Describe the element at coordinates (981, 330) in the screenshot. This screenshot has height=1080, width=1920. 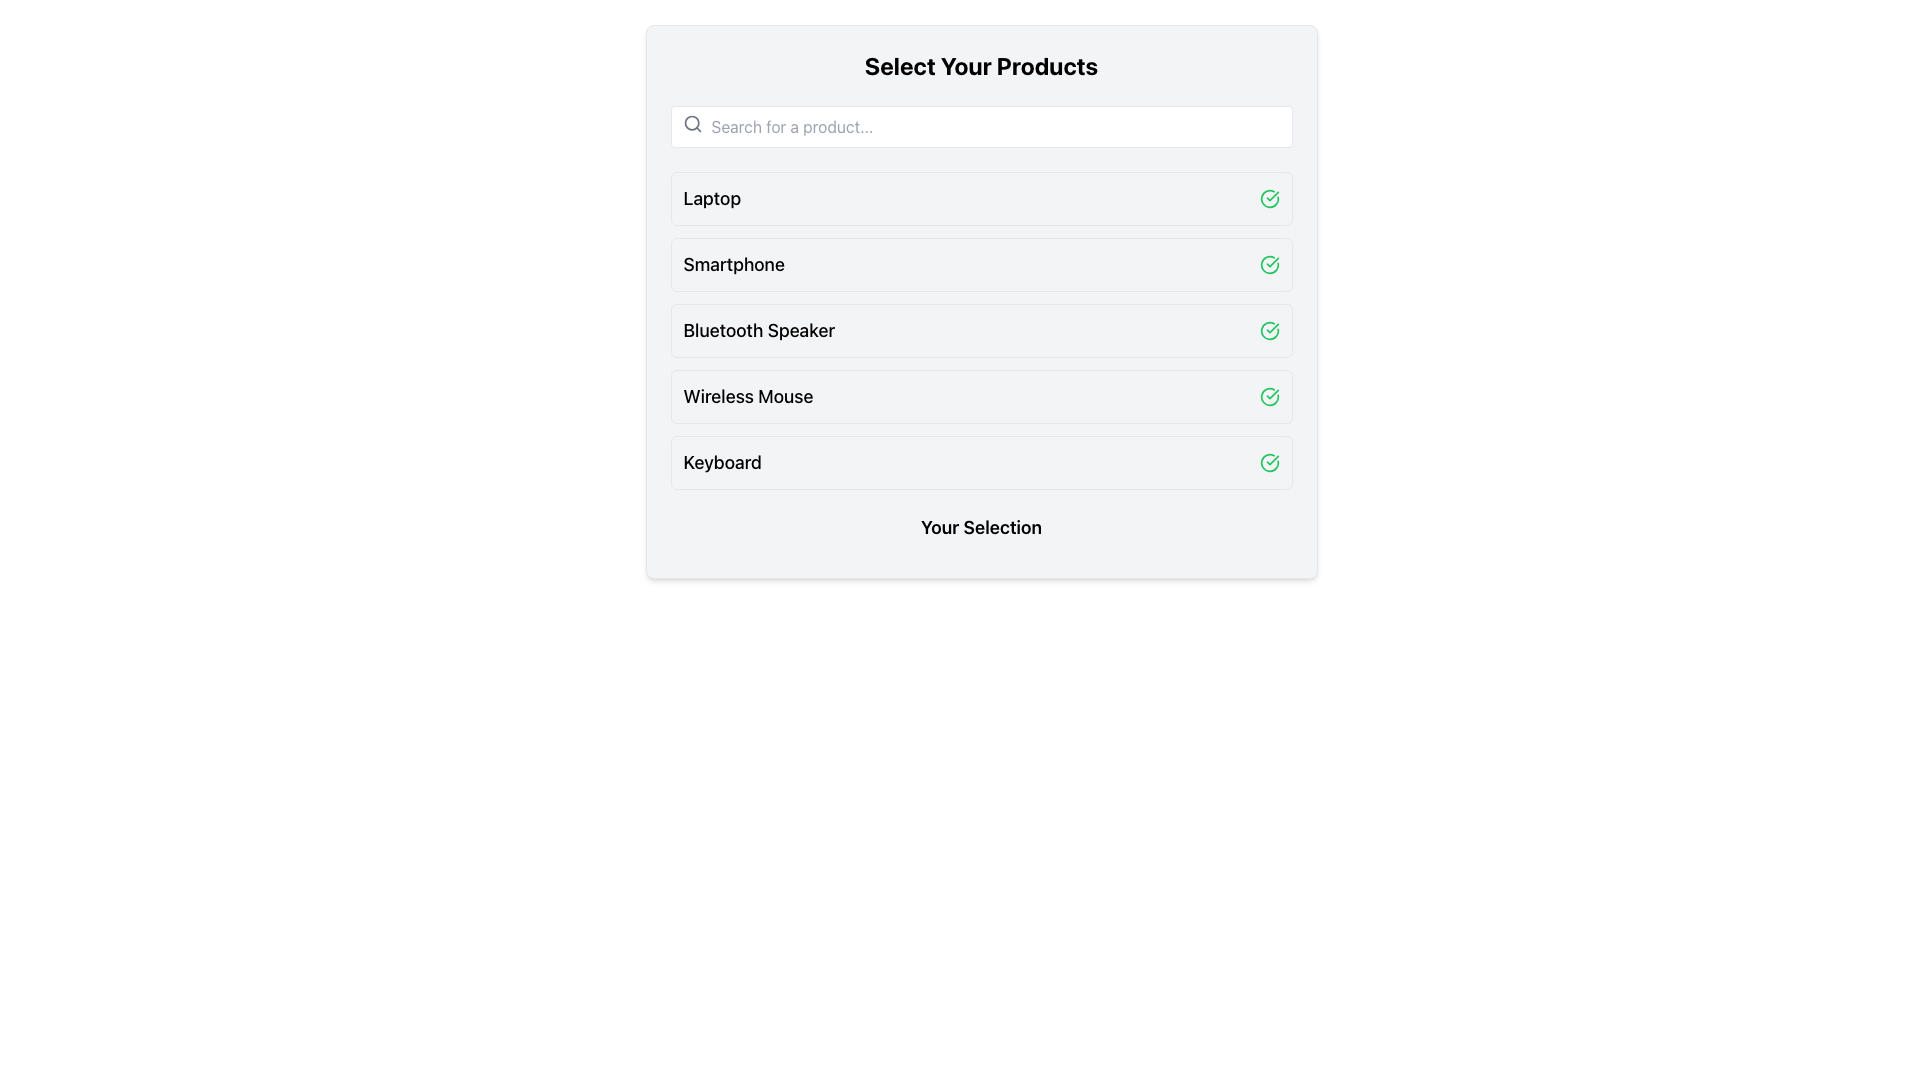
I see `the list item representing 'Bluetooth Speaker'` at that location.